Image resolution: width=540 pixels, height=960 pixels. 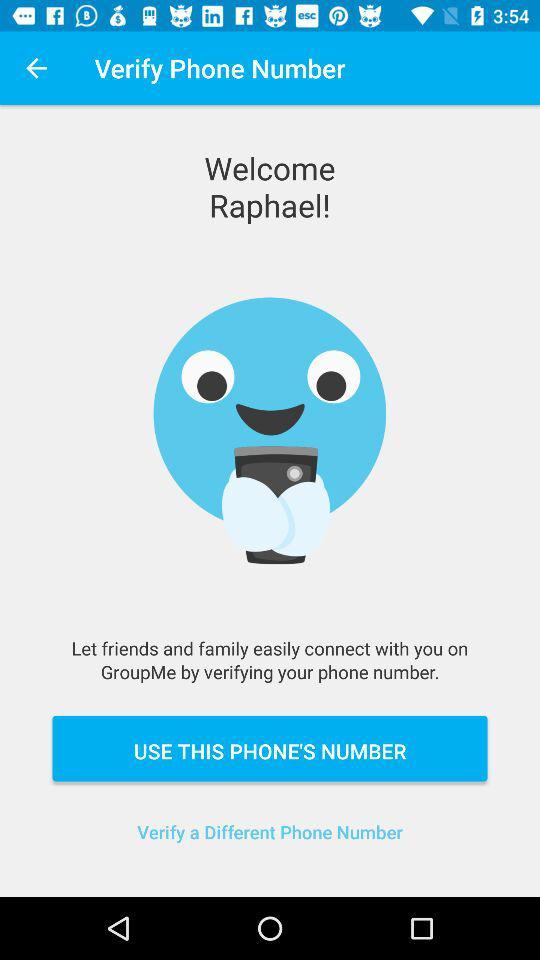 What do you see at coordinates (270, 843) in the screenshot?
I see `verify a different item` at bounding box center [270, 843].